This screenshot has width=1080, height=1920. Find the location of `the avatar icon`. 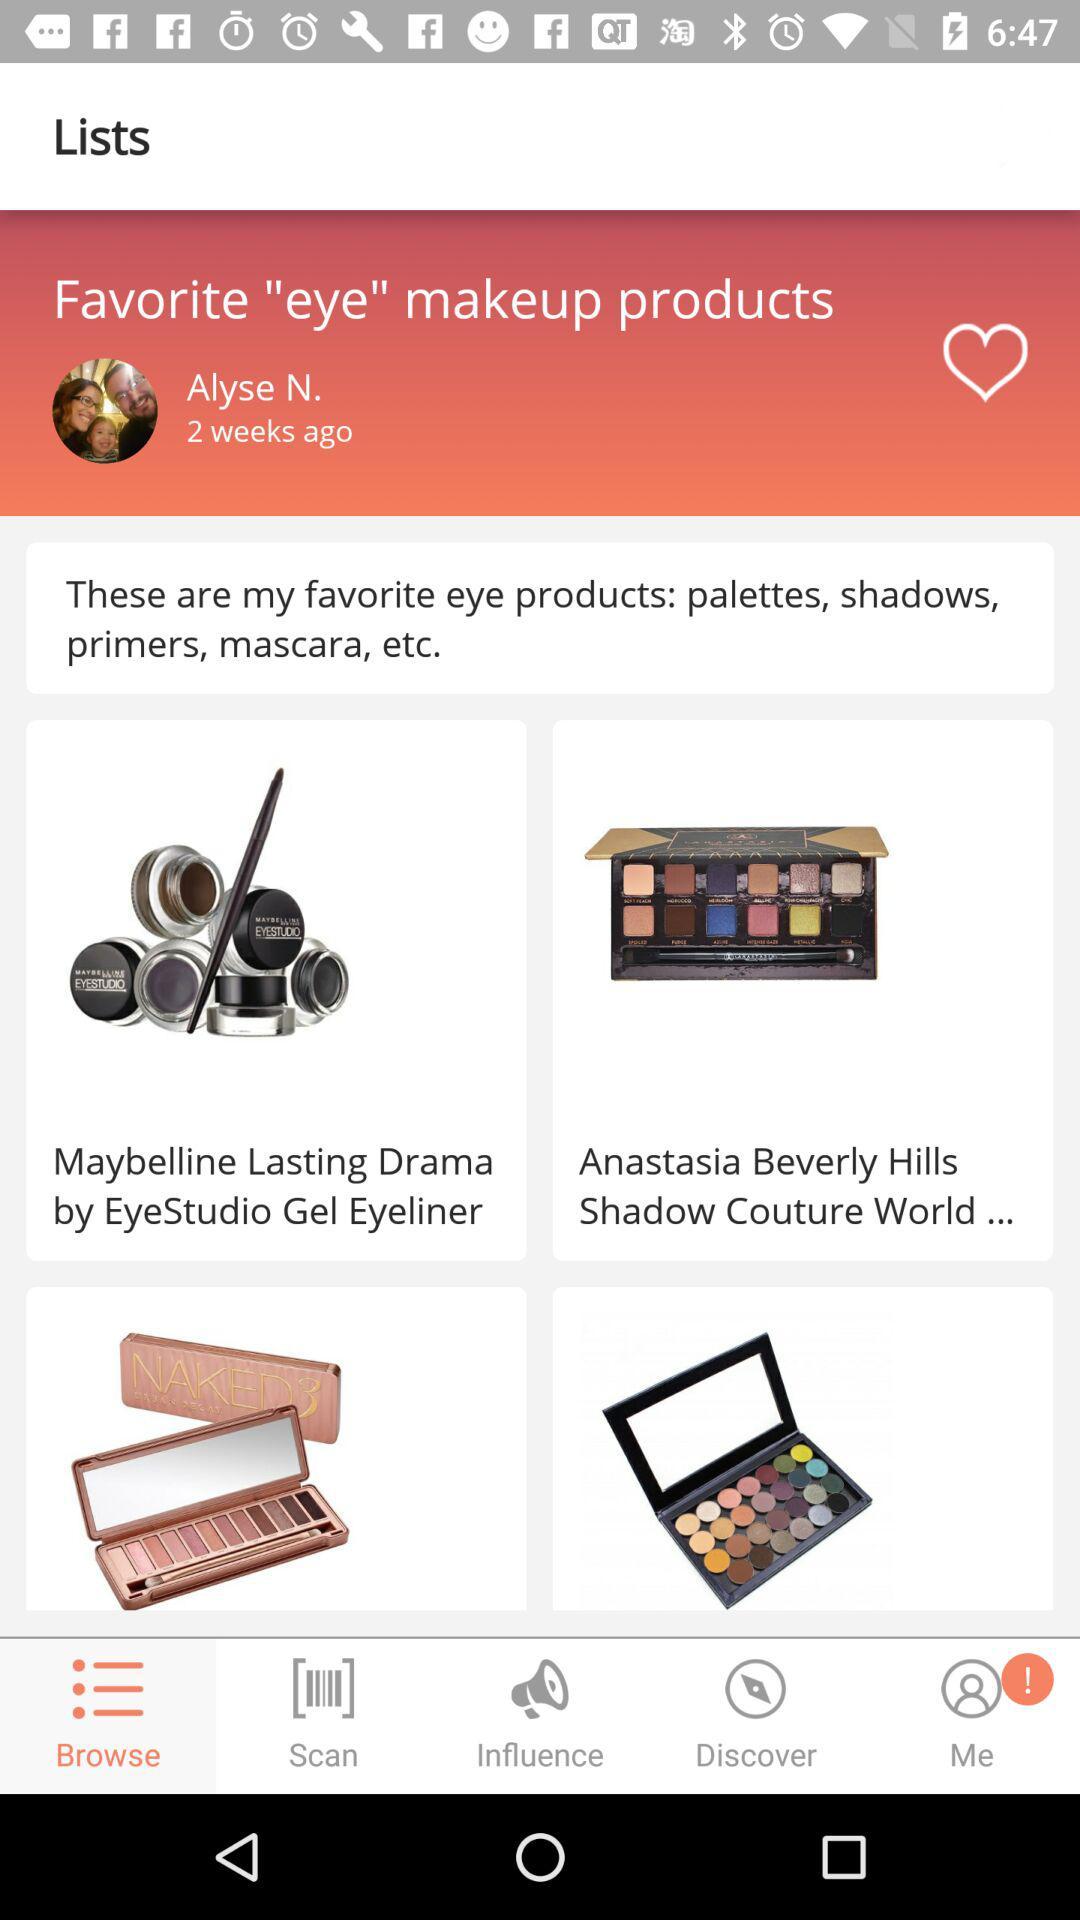

the avatar icon is located at coordinates (104, 410).